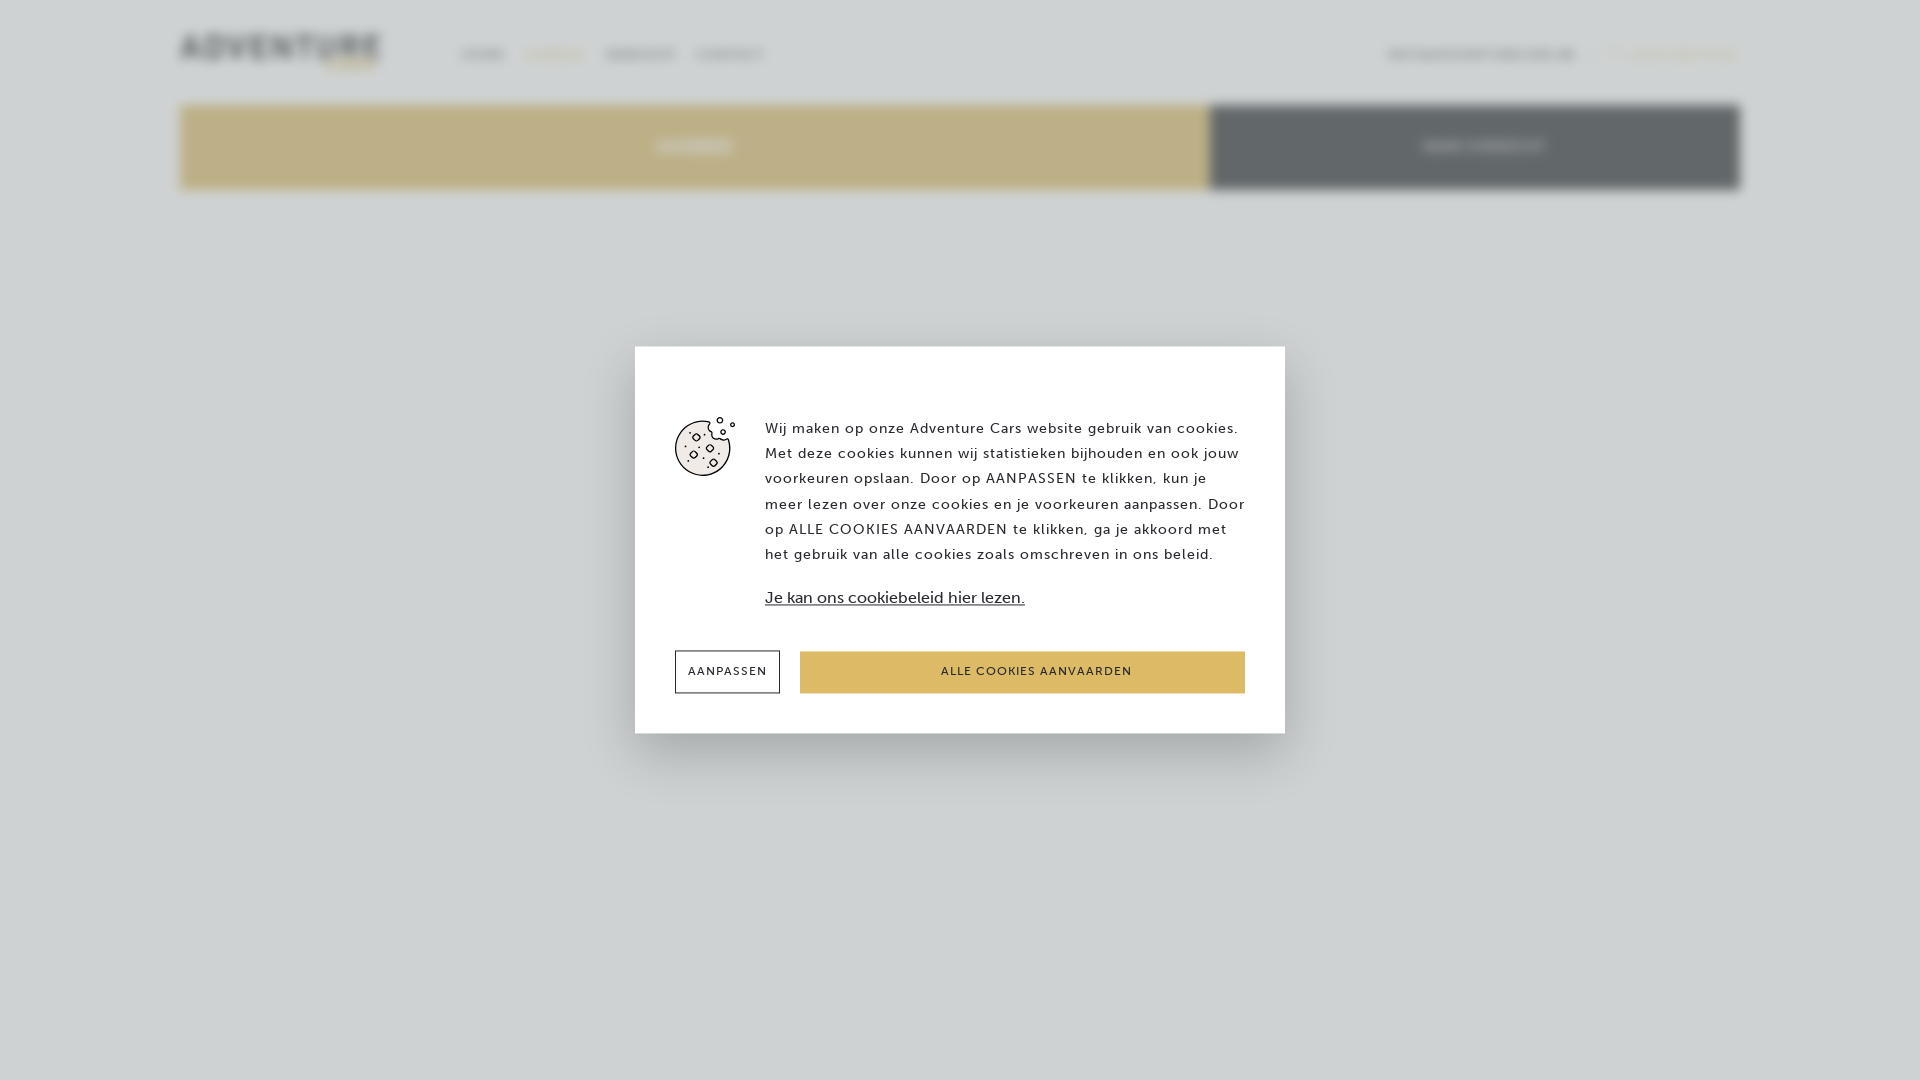 This screenshot has height=1080, width=1920. I want to click on 'INFO@ADVENTURECARS.BE', so click(1488, 52).